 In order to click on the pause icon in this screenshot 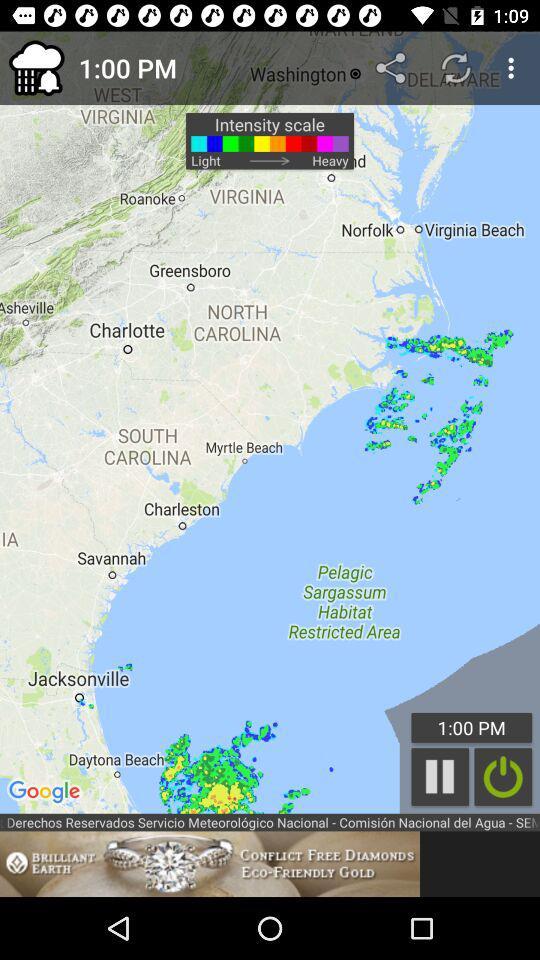, I will do `click(440, 776)`.